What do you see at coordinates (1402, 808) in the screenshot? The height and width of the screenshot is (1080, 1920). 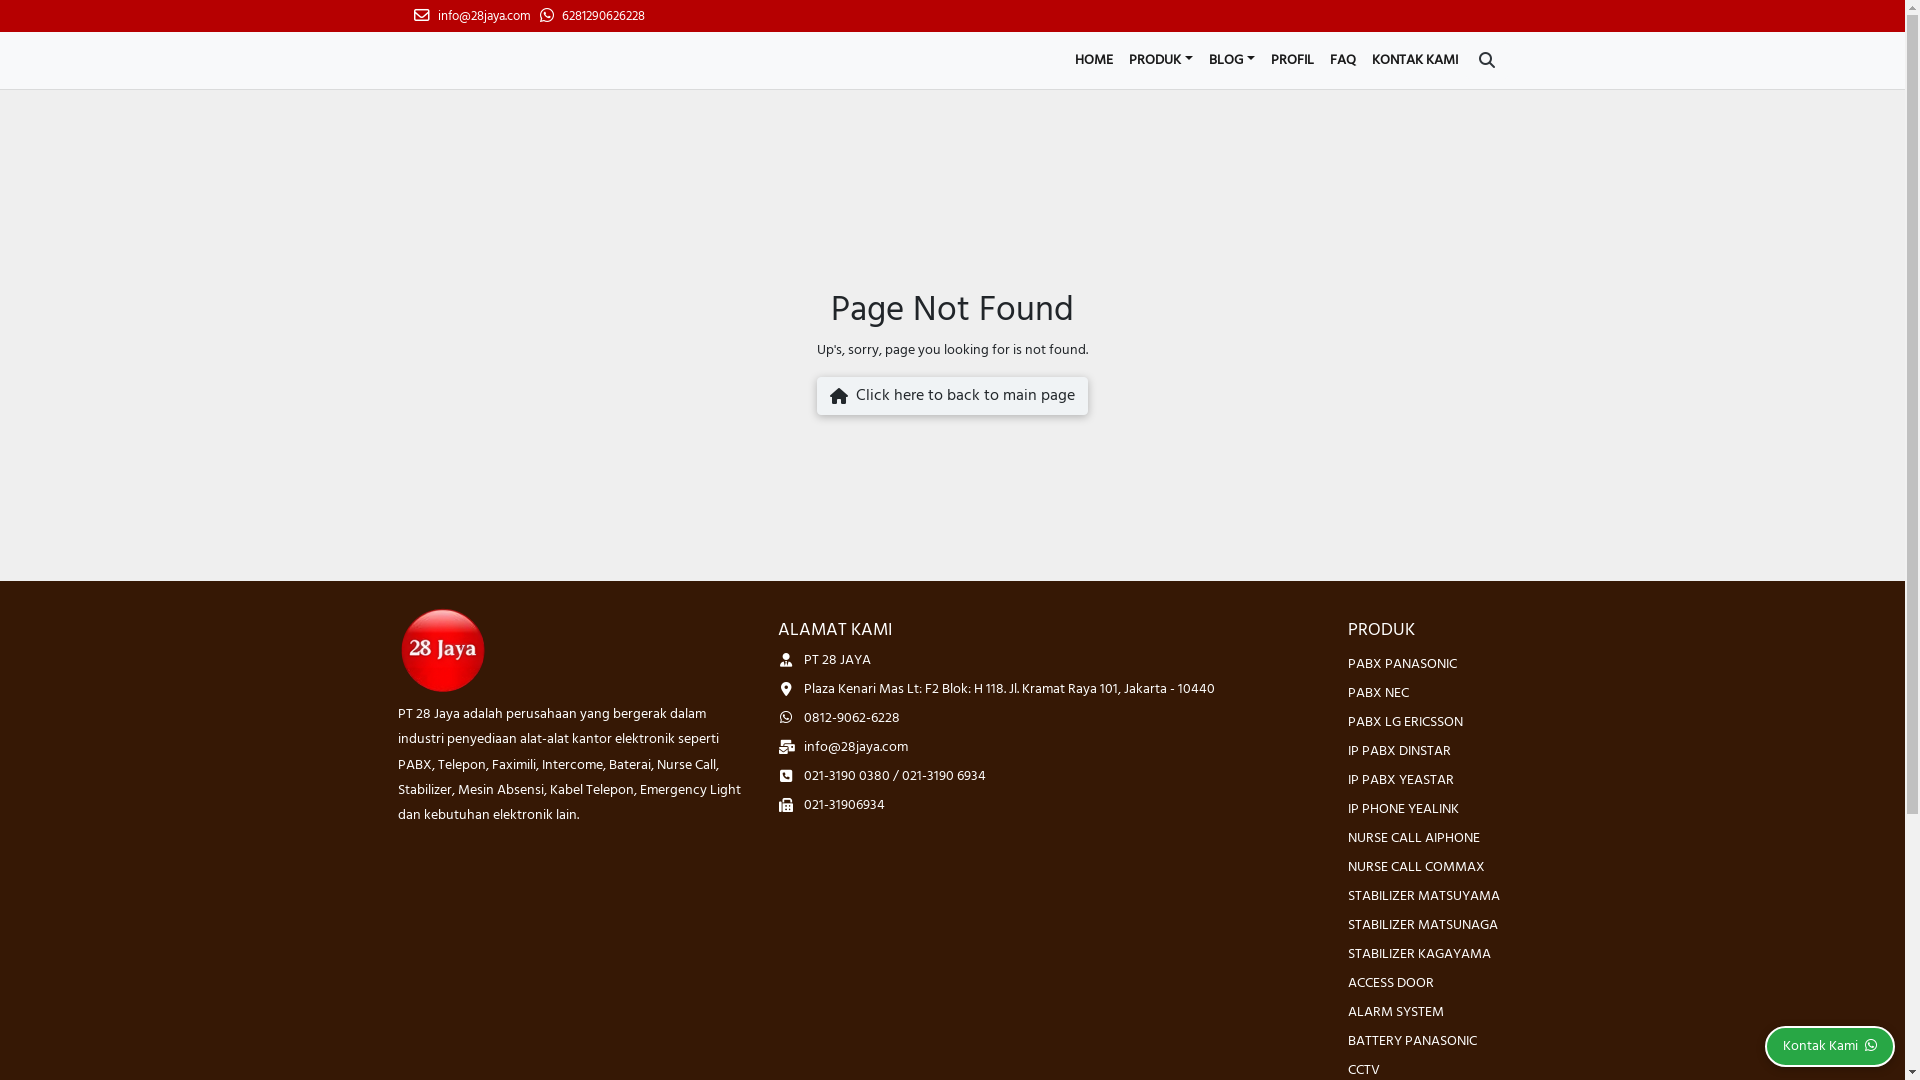 I see `'IP PHONE YEALINK'` at bounding box center [1402, 808].